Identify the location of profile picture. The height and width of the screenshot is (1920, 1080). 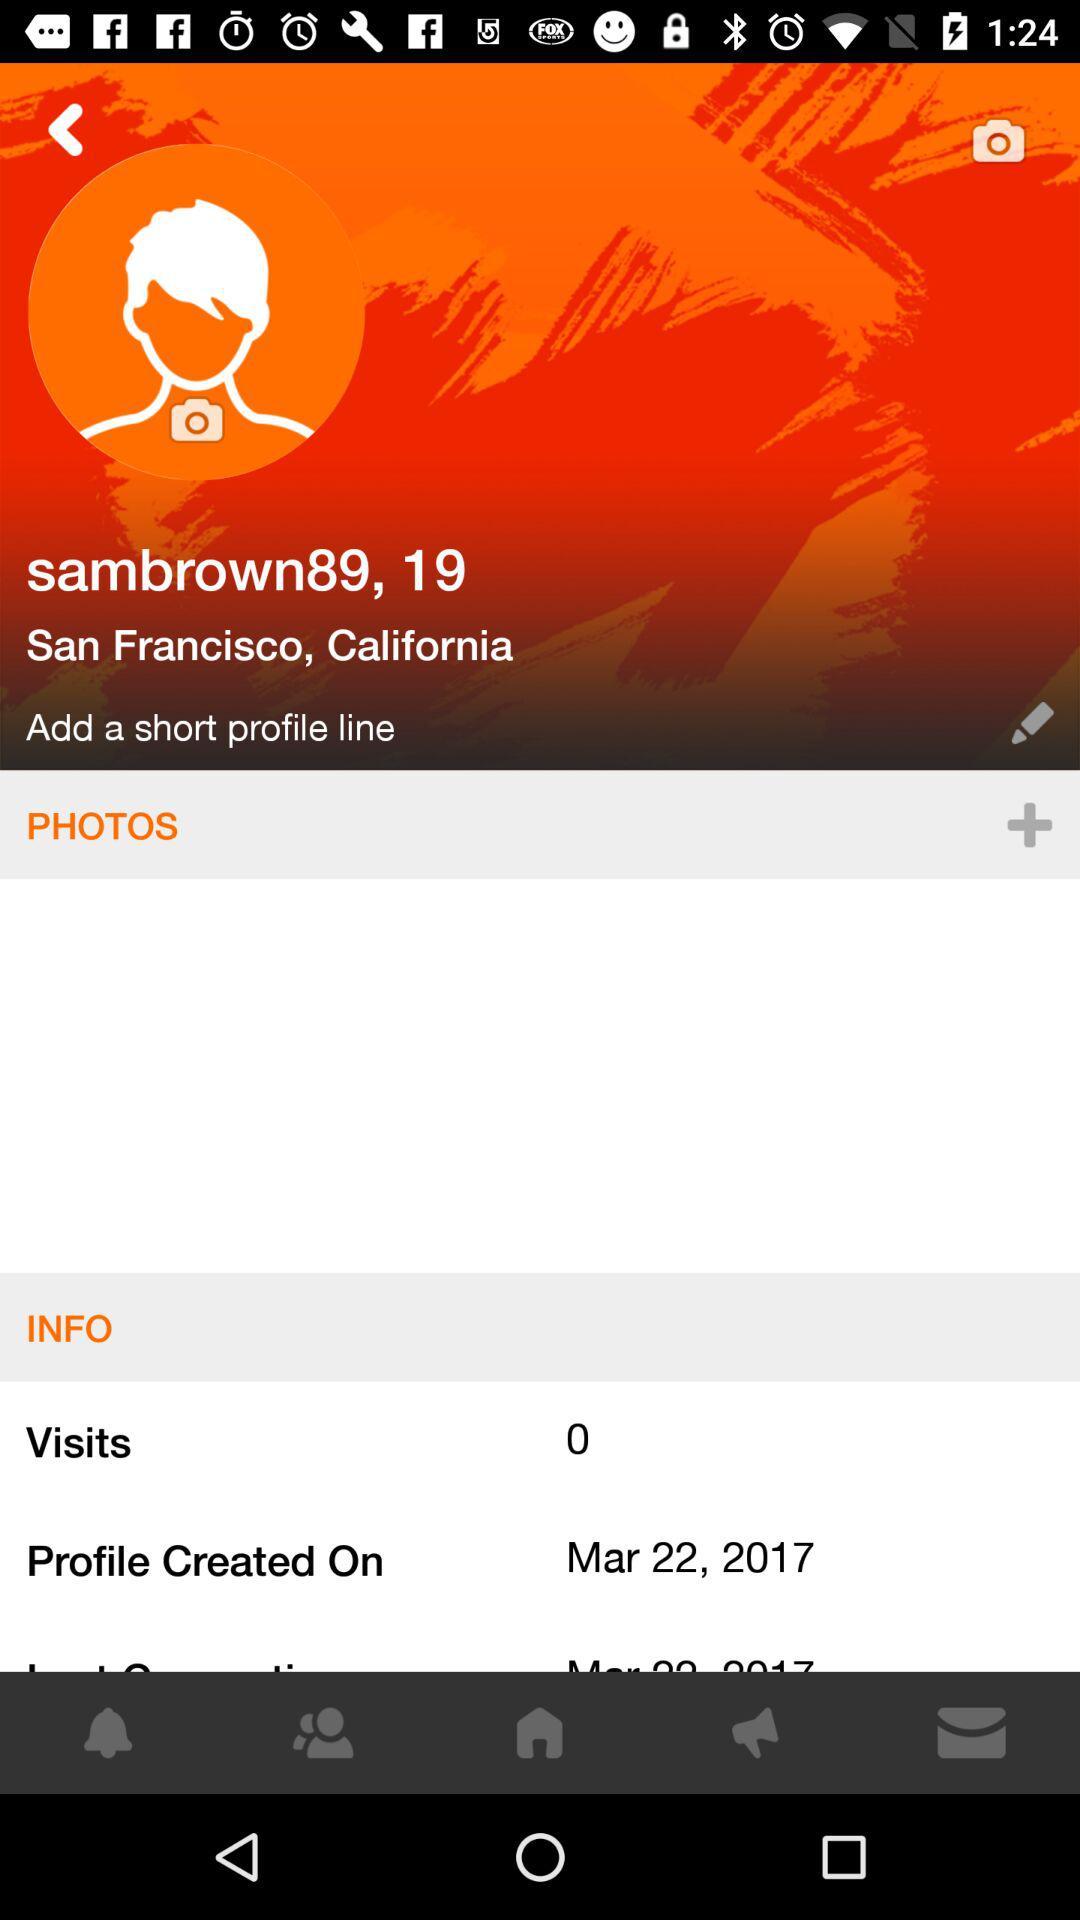
(196, 311).